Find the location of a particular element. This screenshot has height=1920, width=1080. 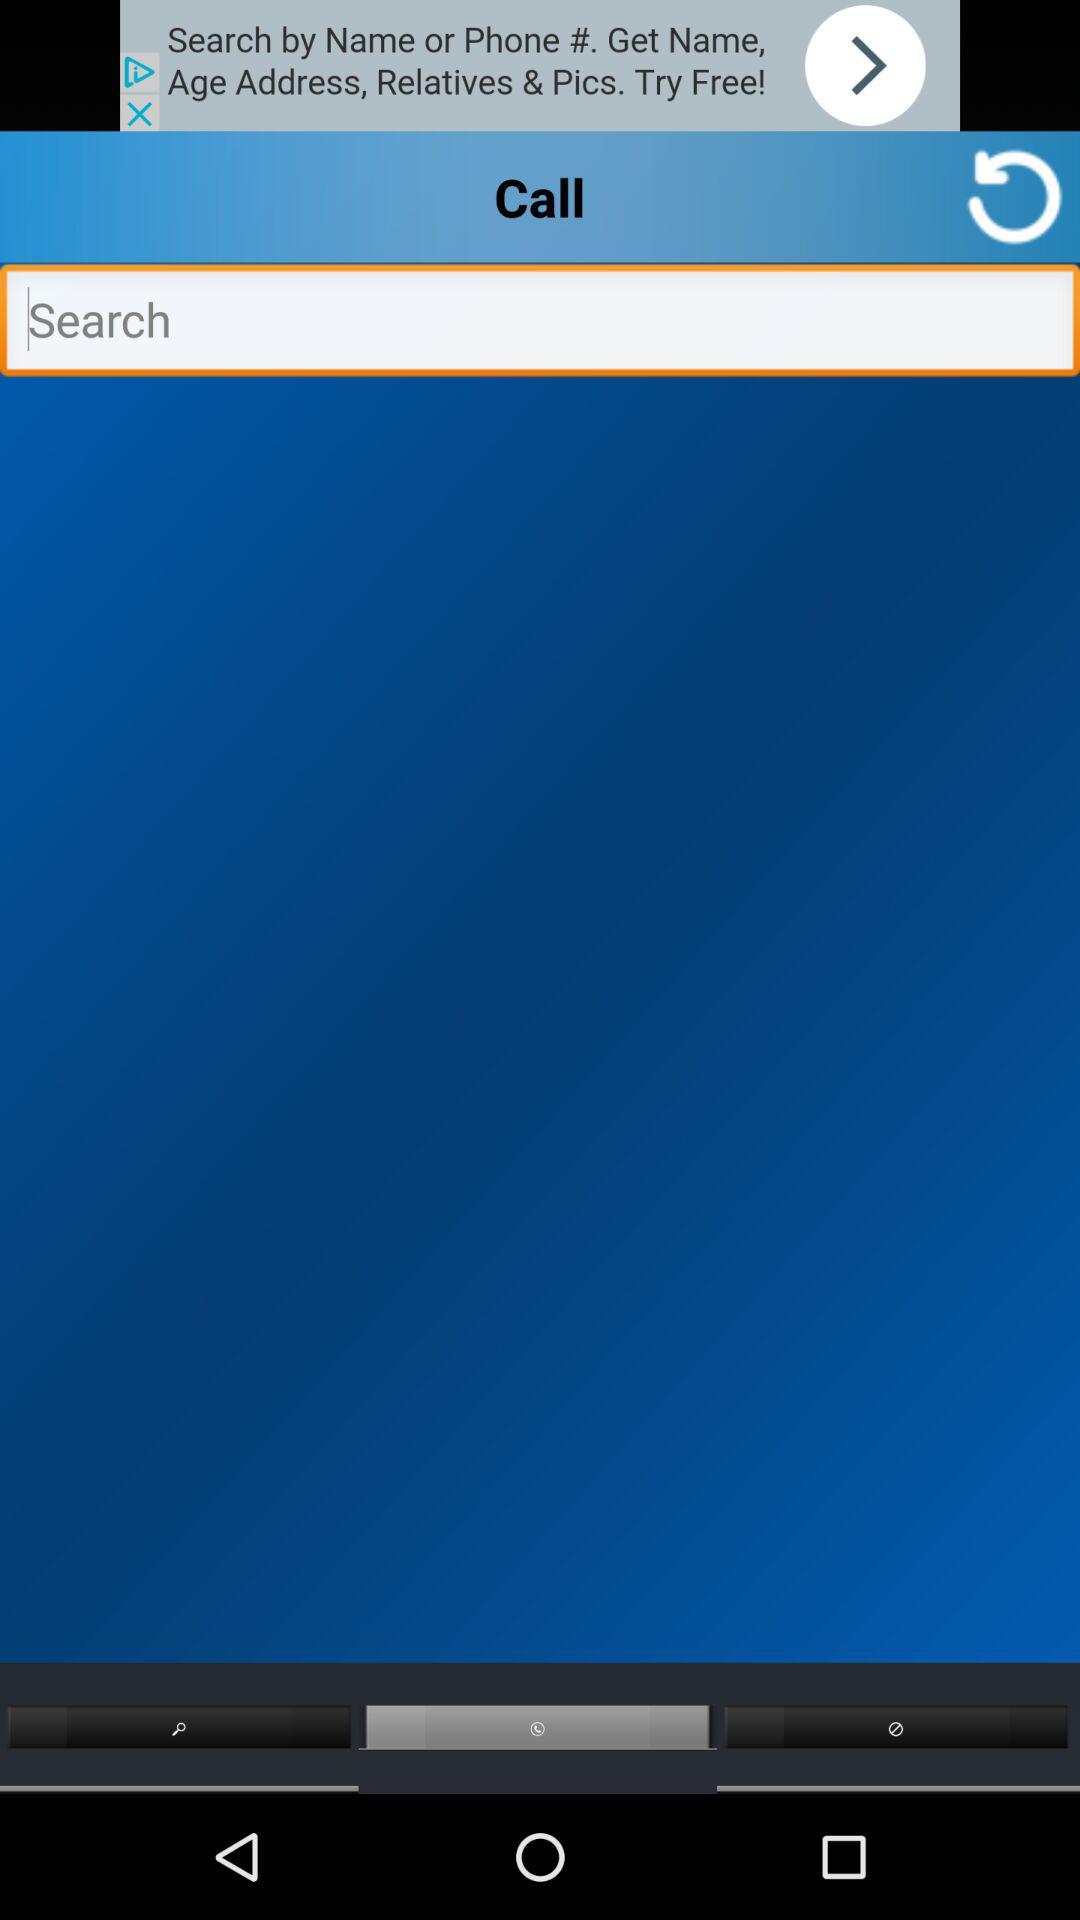

announcement is located at coordinates (540, 65).